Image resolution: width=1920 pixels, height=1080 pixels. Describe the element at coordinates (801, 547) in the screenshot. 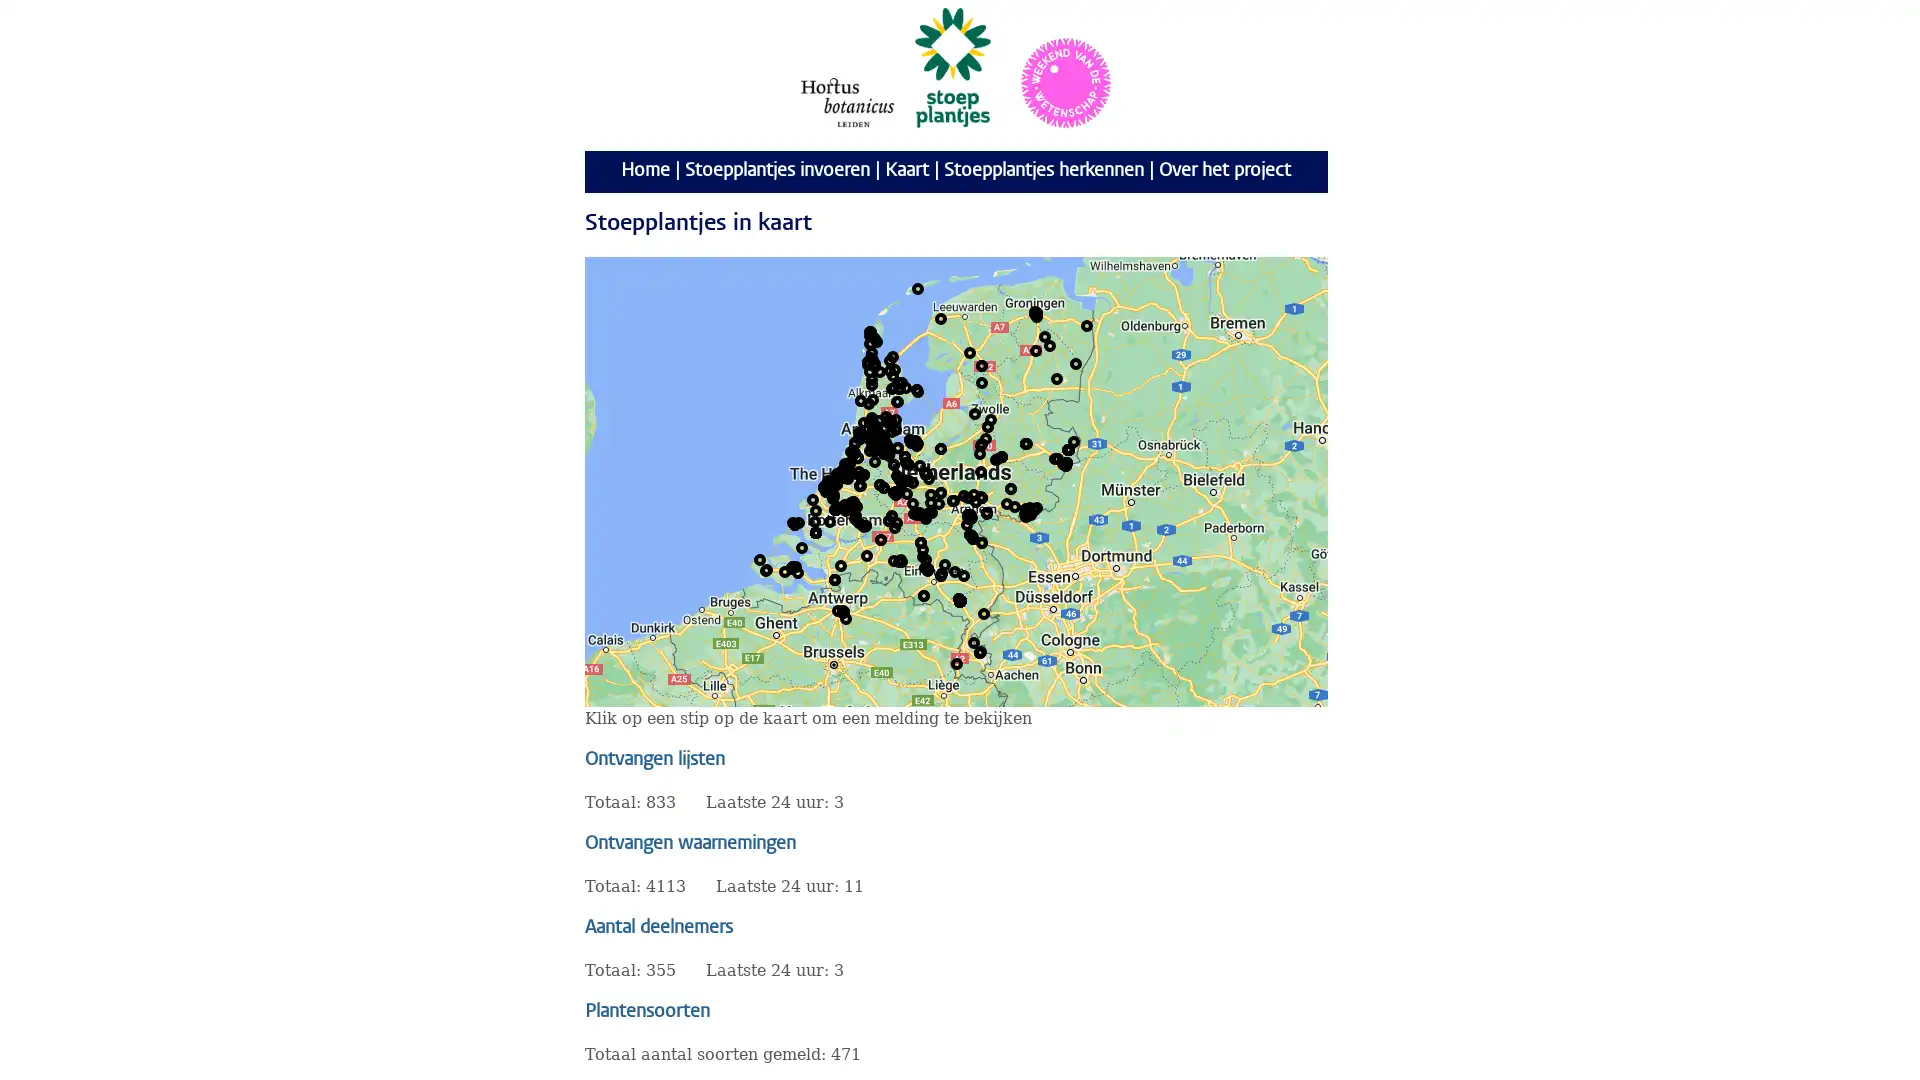

I see `Telling van op 17 mei 2022` at that location.